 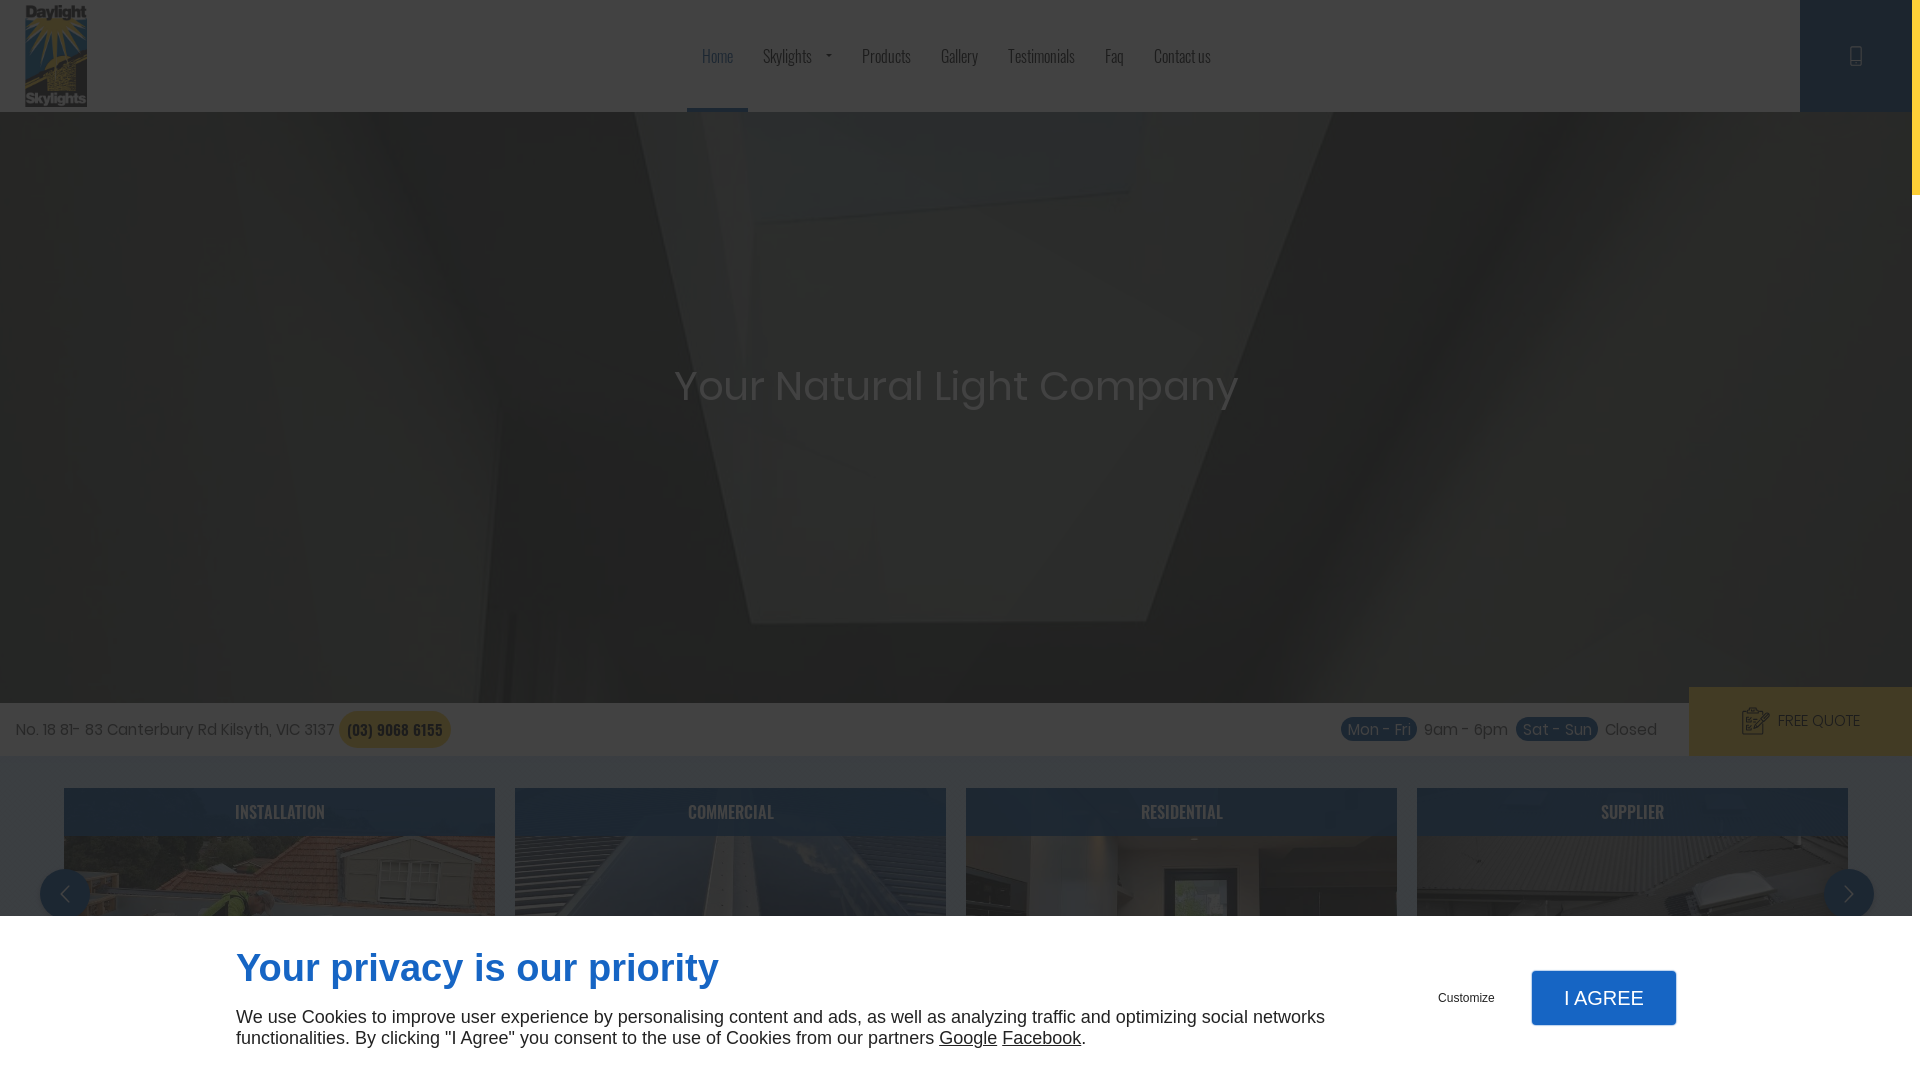 What do you see at coordinates (884, 55) in the screenshot?
I see `'Products'` at bounding box center [884, 55].